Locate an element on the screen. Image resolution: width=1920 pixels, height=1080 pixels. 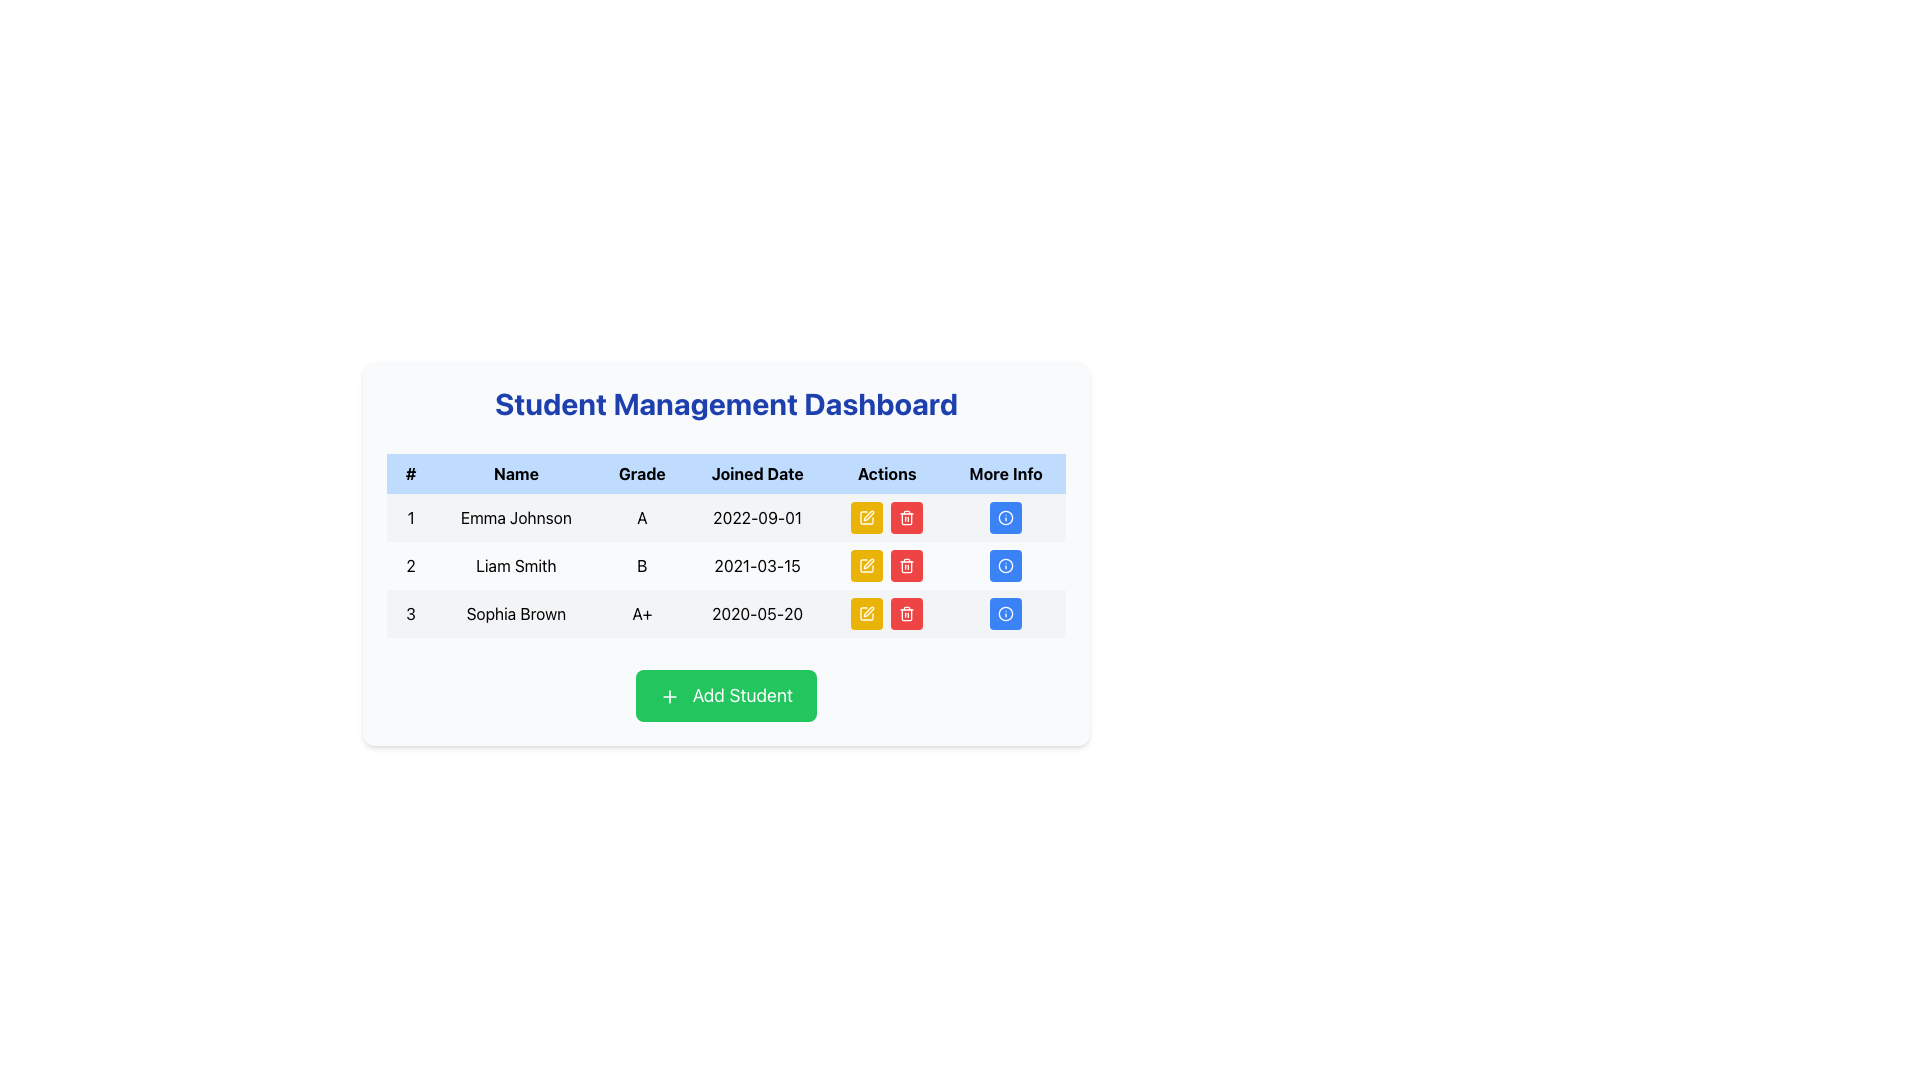
the trash can icon button in the 'Actions' column of the second row, which corresponds to the data entry for 'Liam Smith', to initiate a delete action is located at coordinates (906, 566).